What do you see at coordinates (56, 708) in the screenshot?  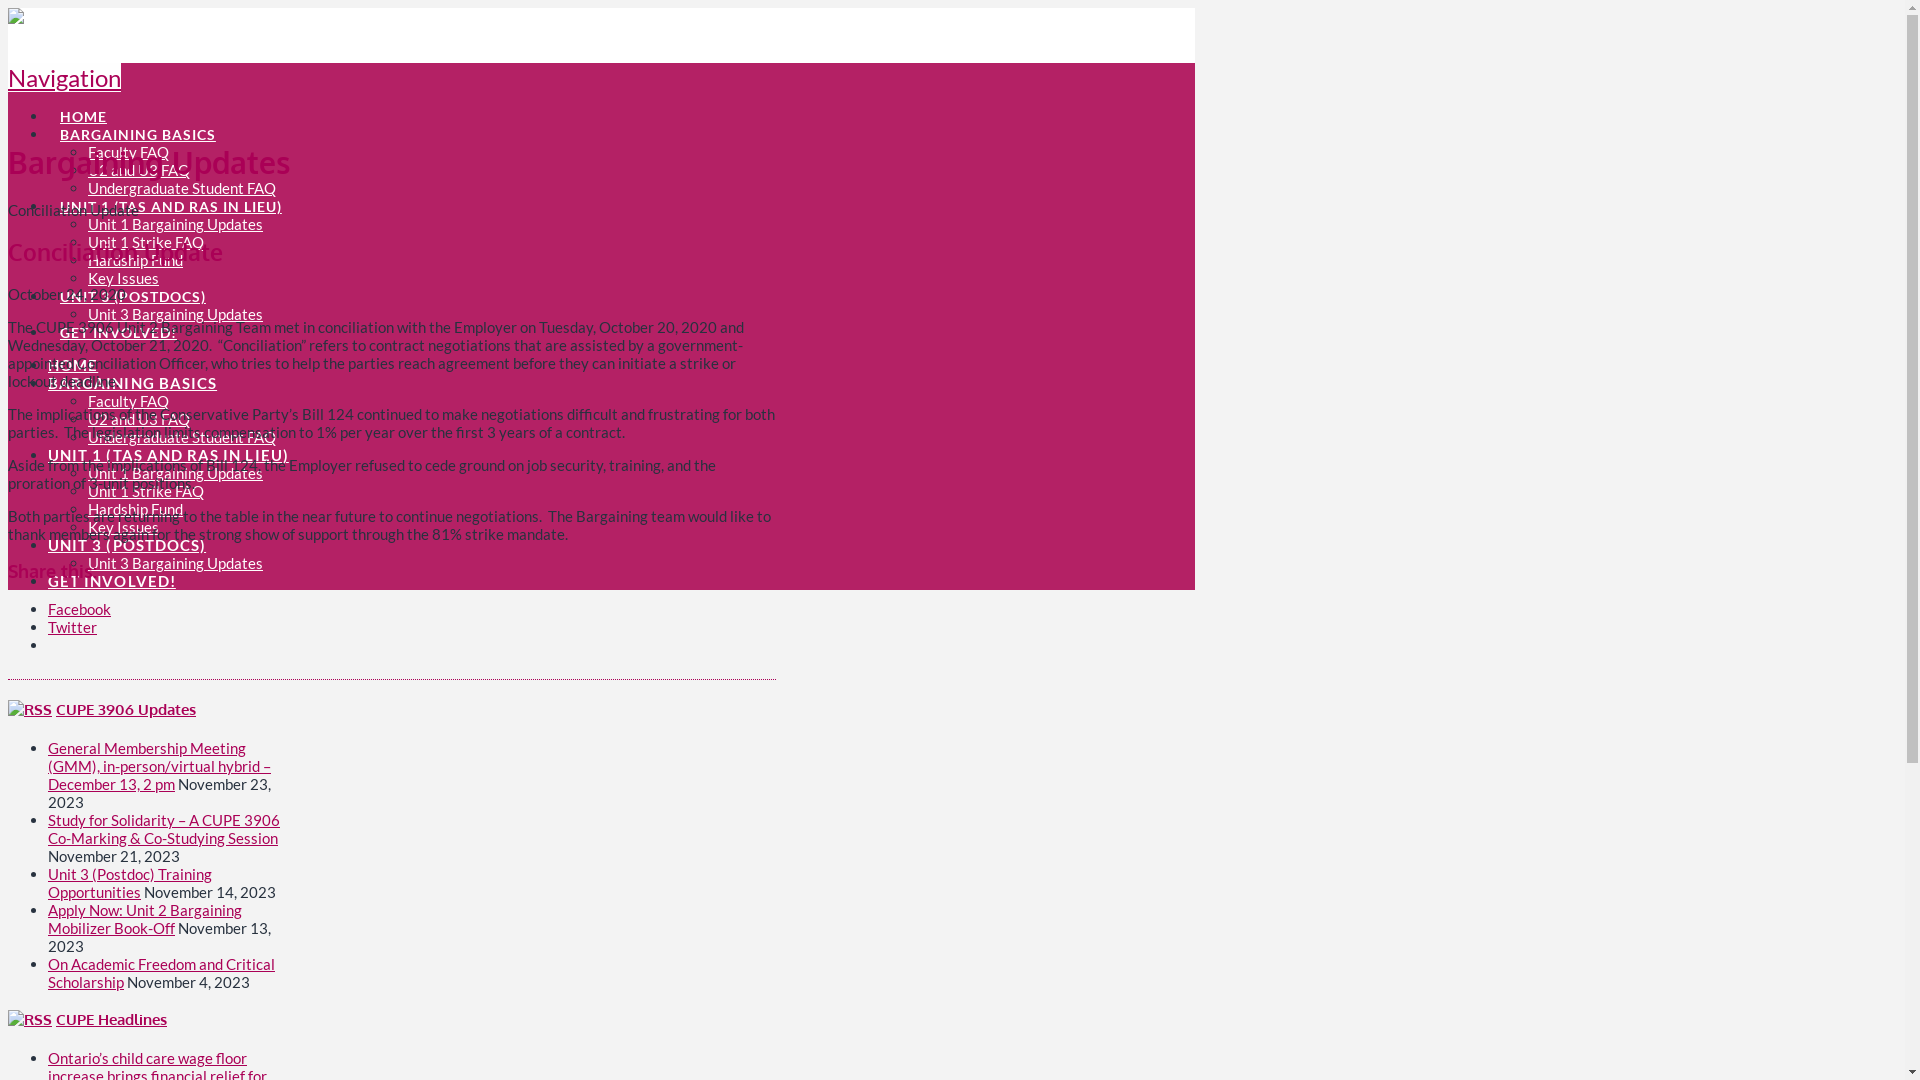 I see `'CUPE 3906 Updates'` at bounding box center [56, 708].